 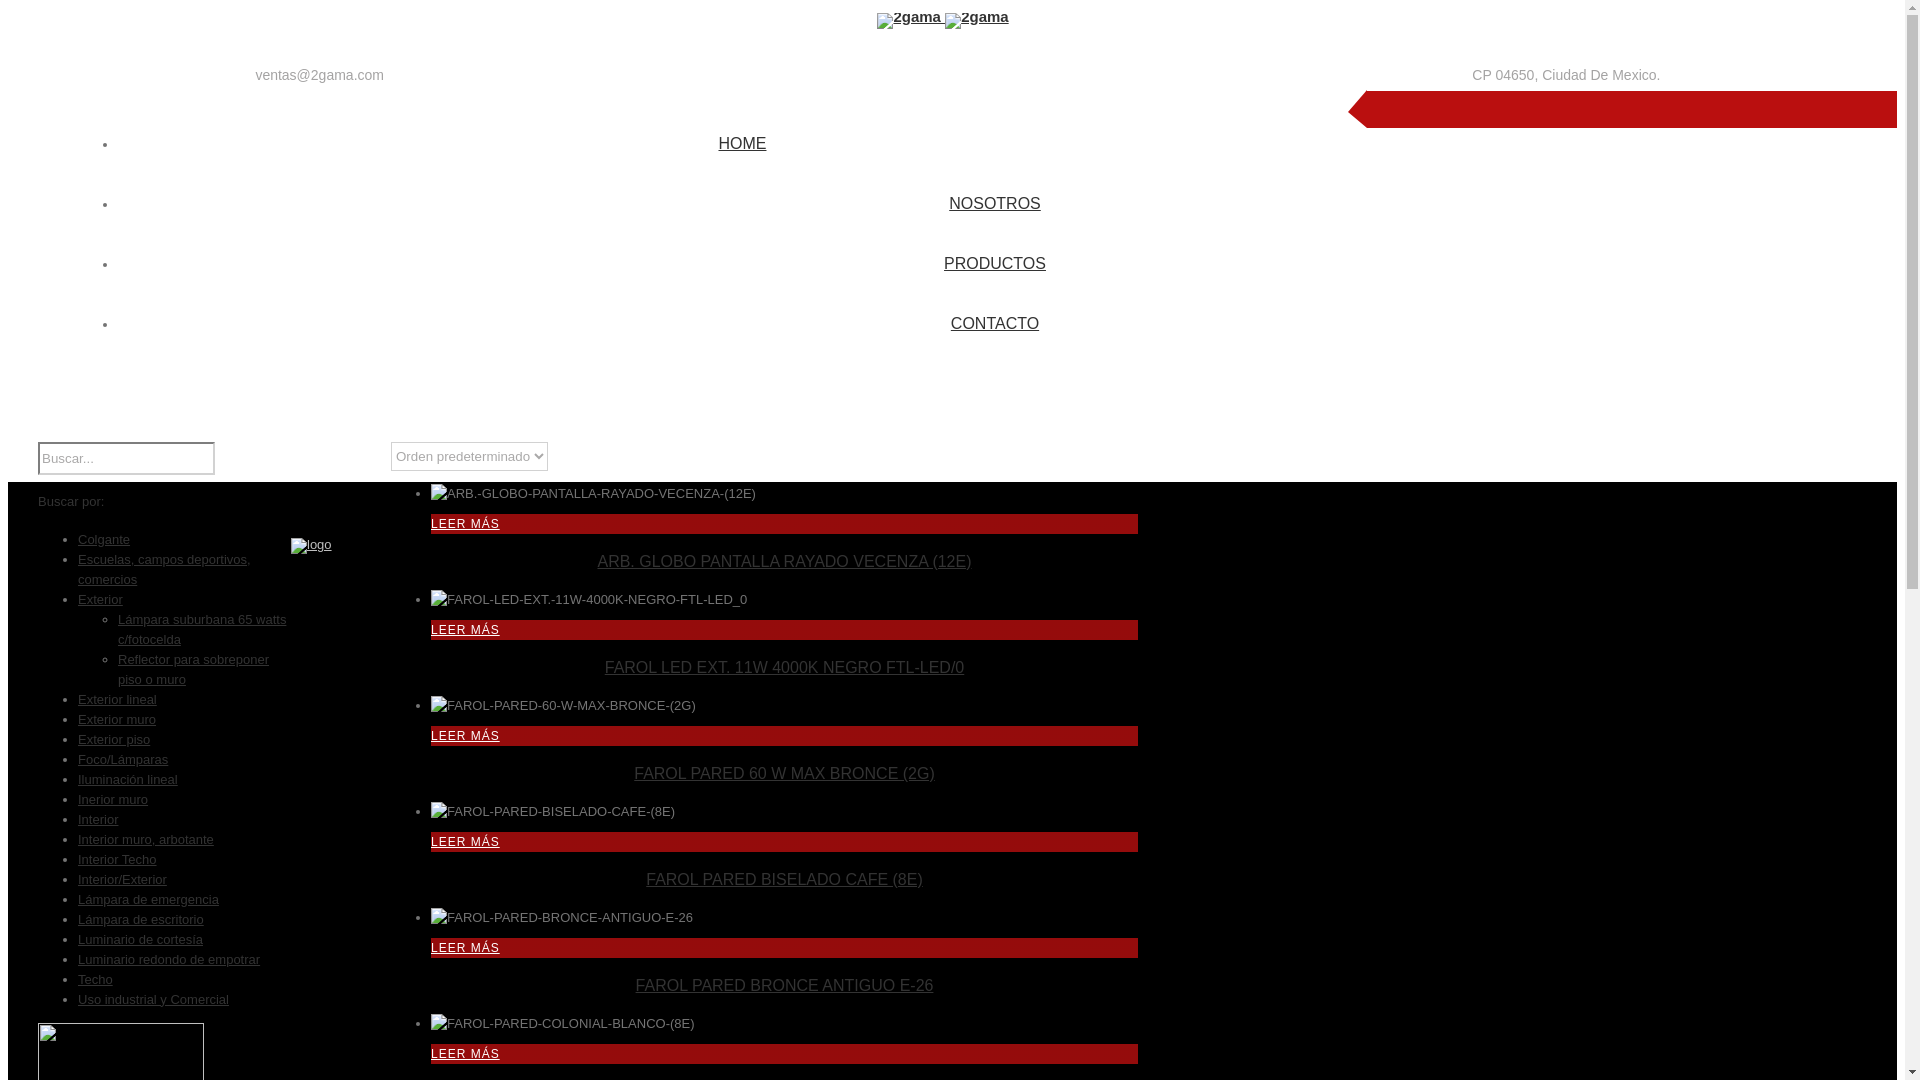 I want to click on 'Exterior lineal', so click(x=116, y=698).